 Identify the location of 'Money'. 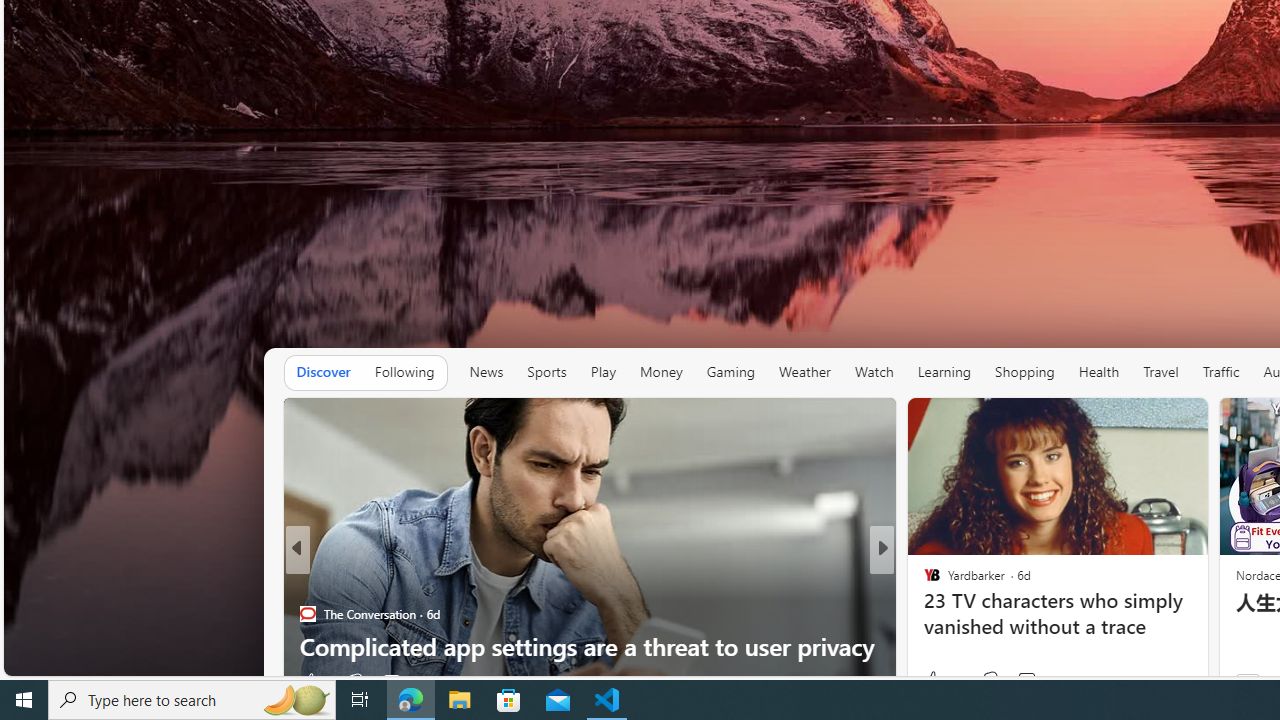
(661, 371).